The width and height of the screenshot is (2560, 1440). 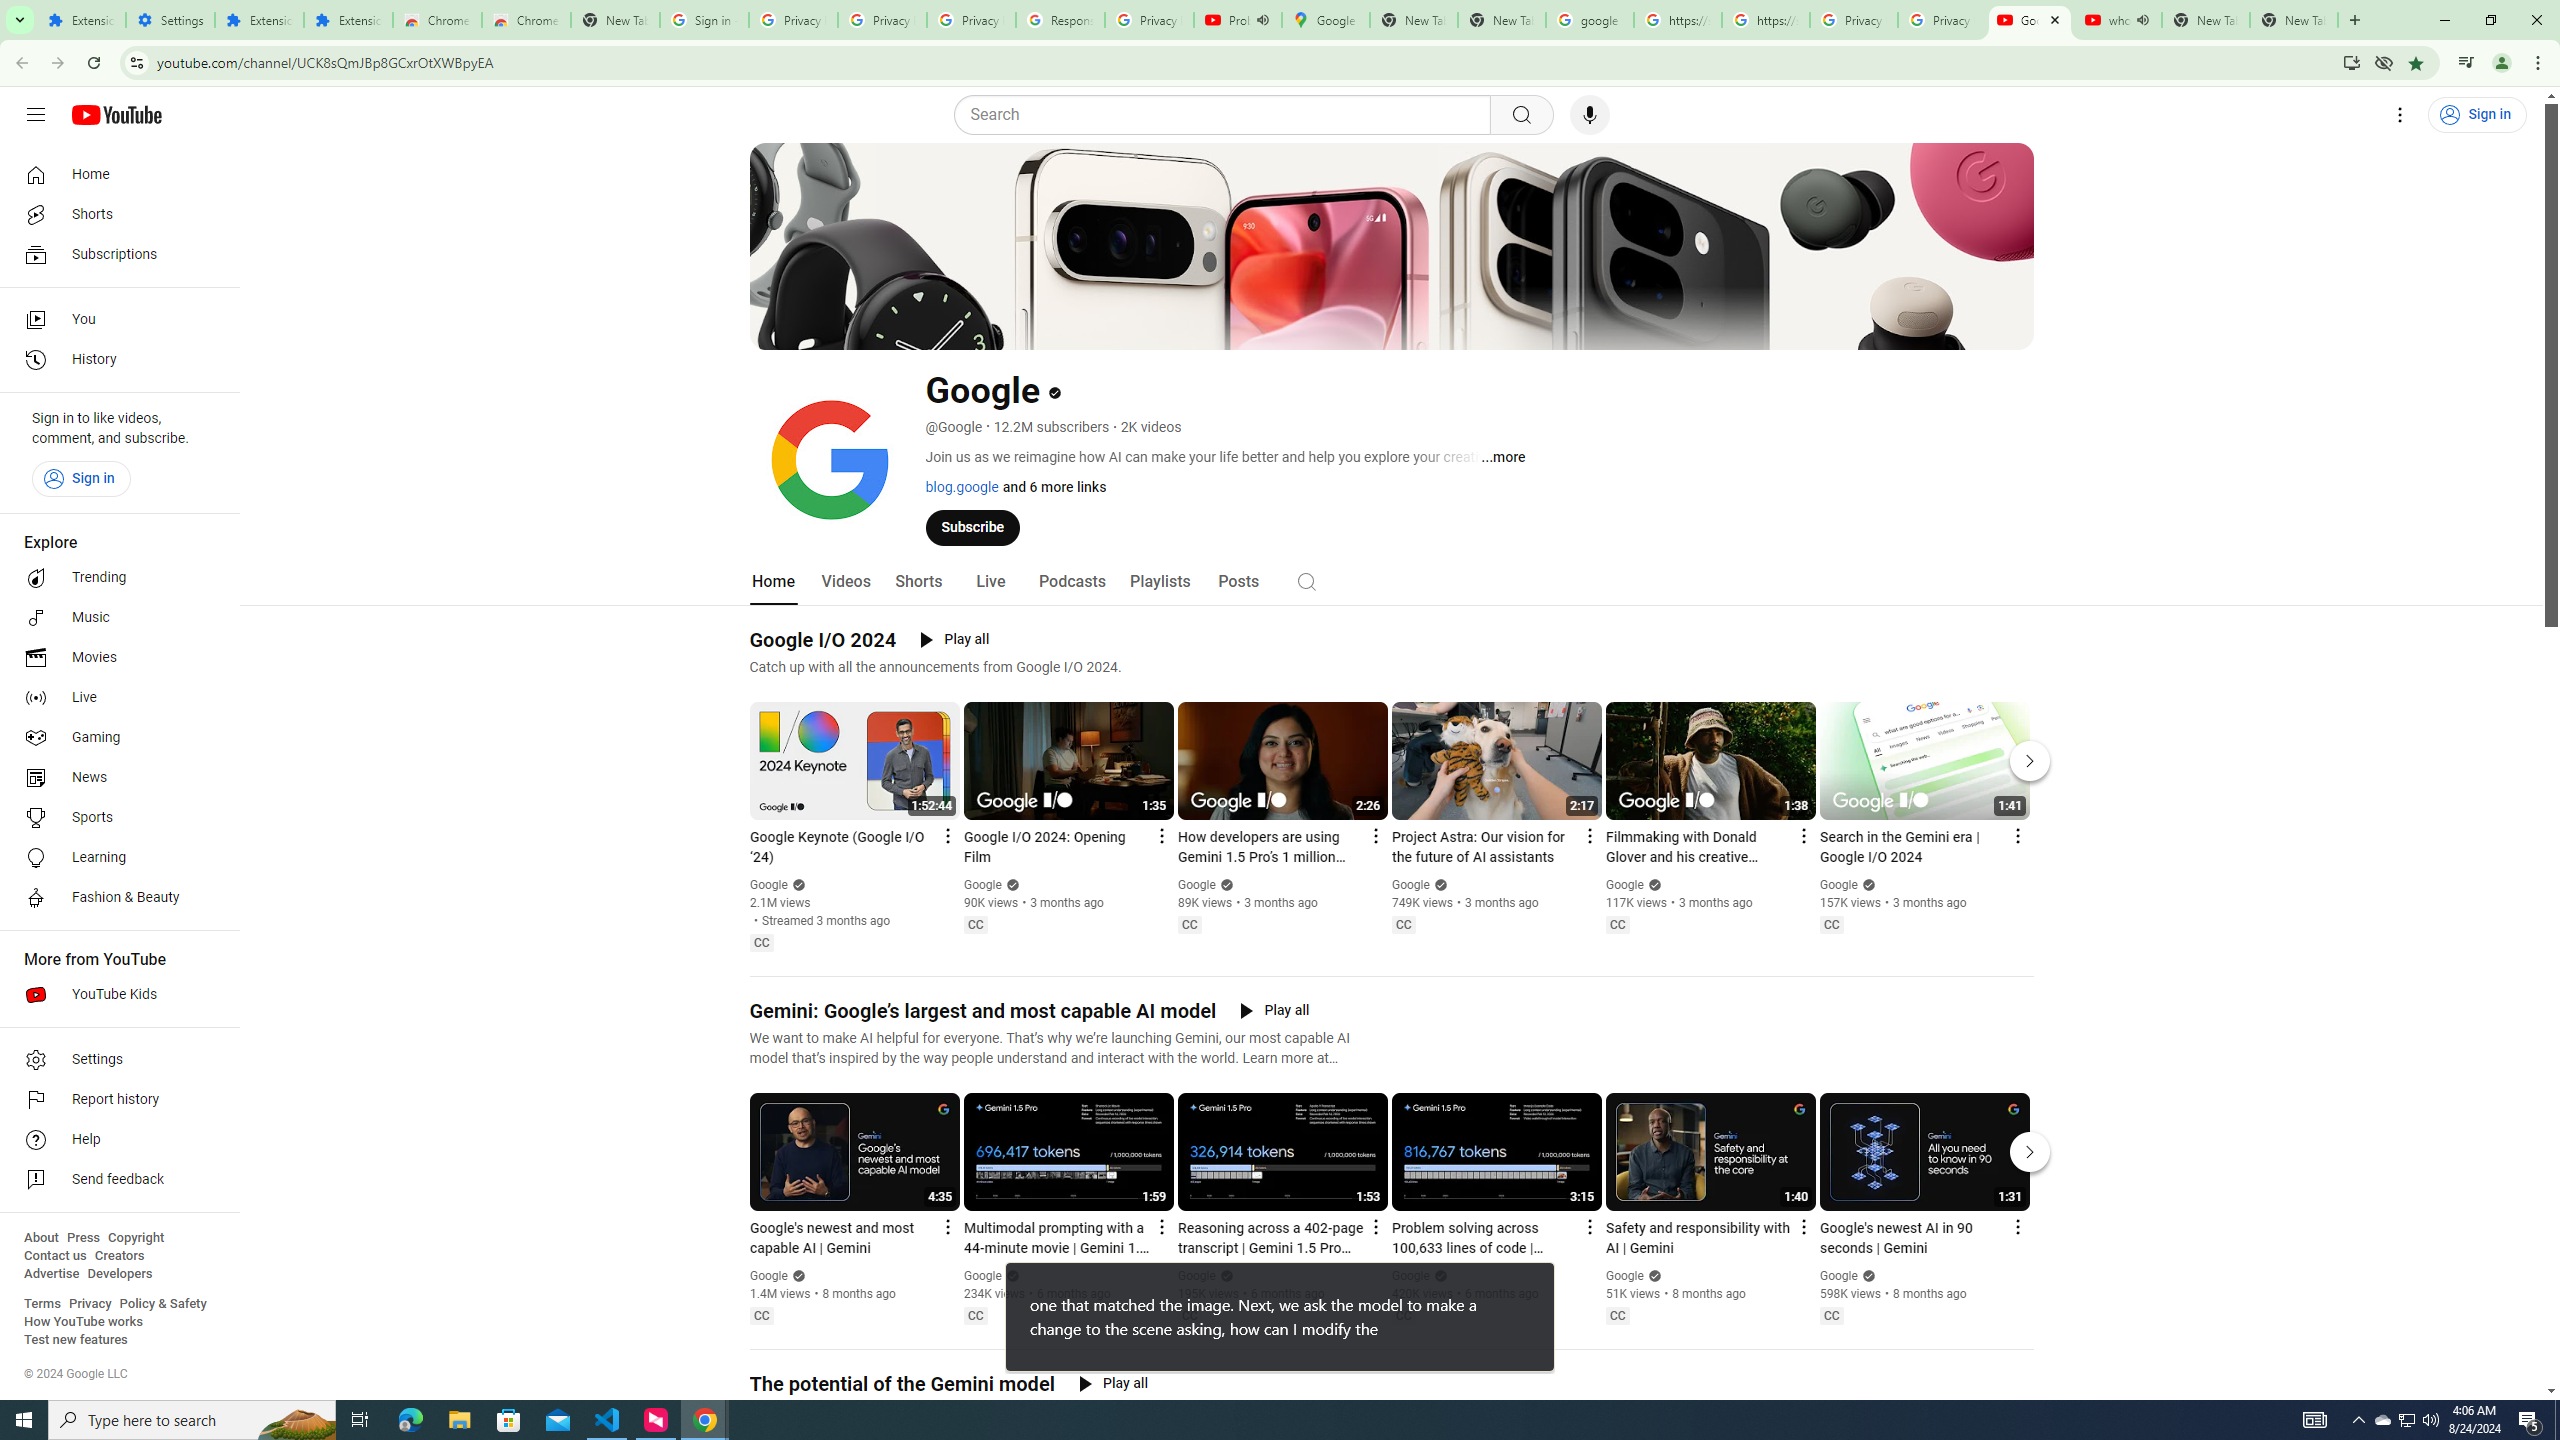 I want to click on 'Guide', so click(x=34, y=114).